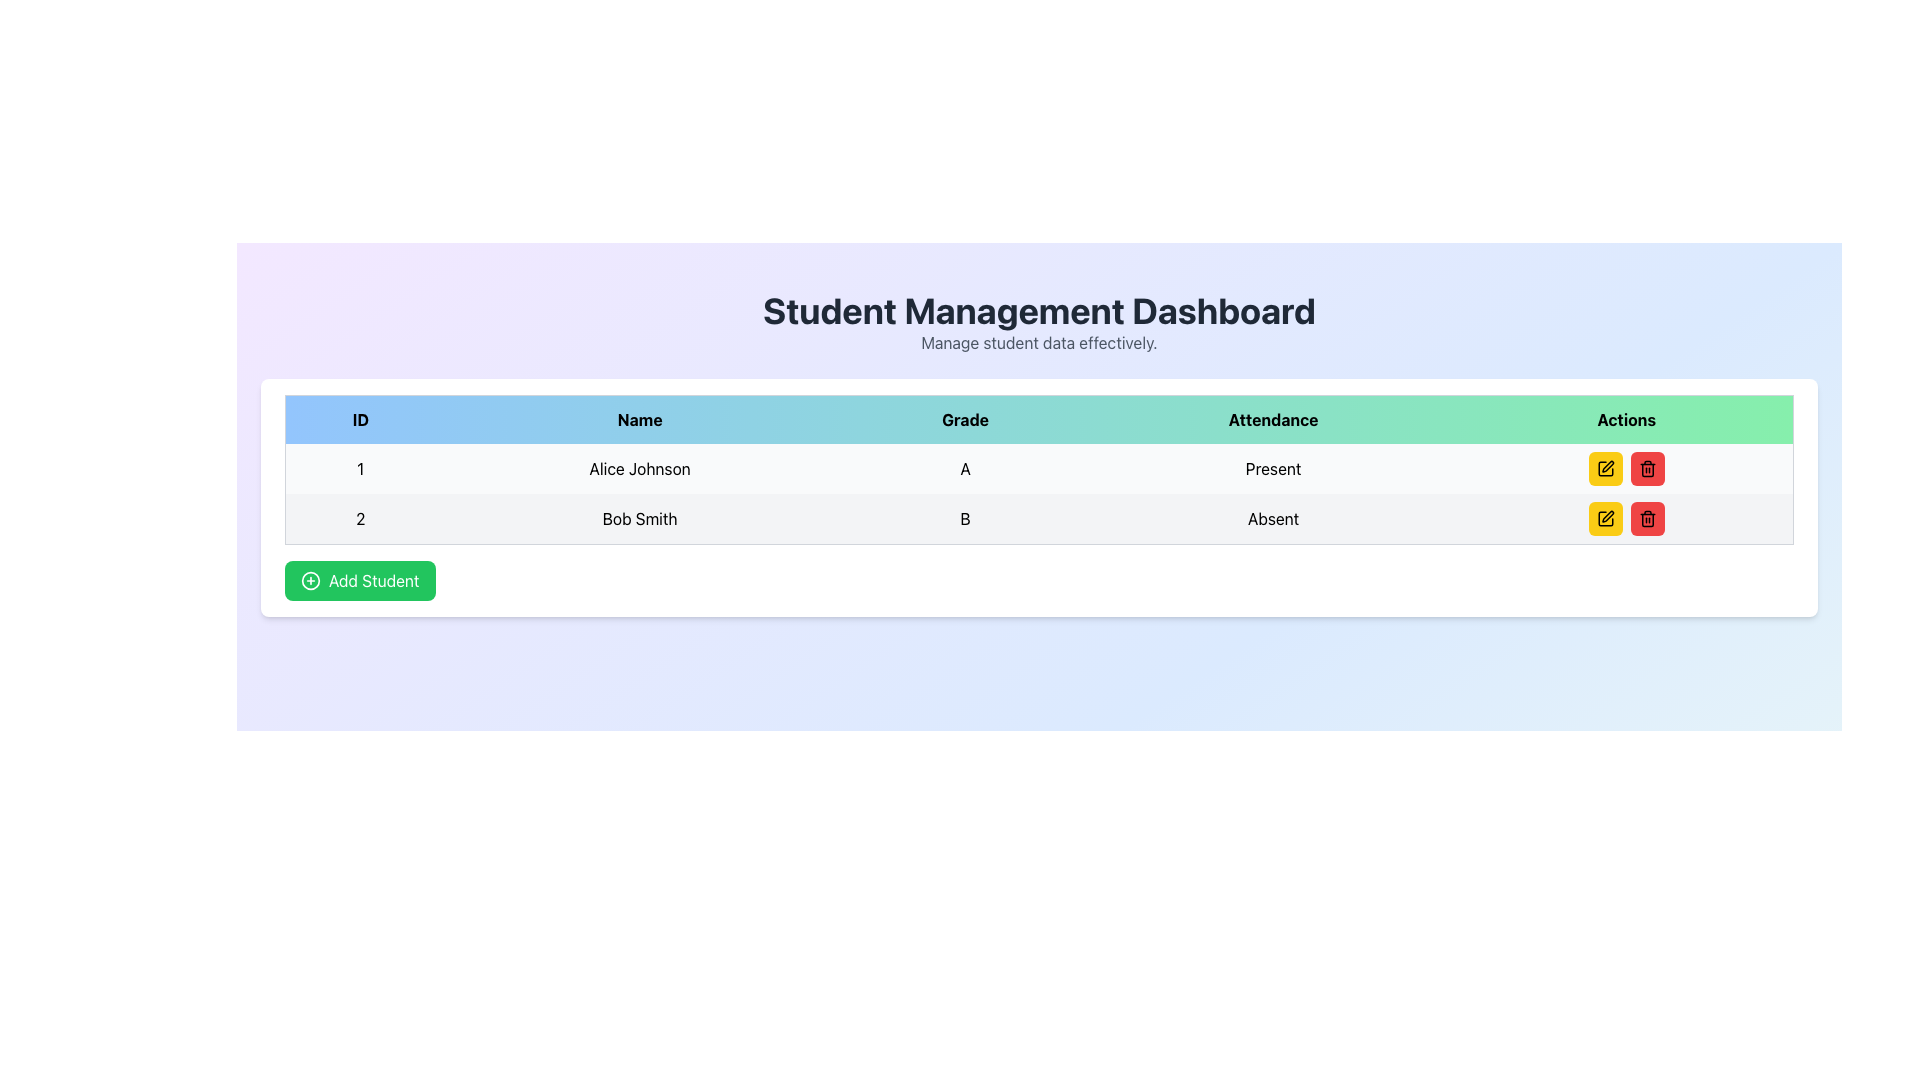 This screenshot has height=1080, width=1920. Describe the element at coordinates (1039, 418) in the screenshot. I see `the Table Header element with a gradient background that reads 'ID, Name, Grade, Attendance, Actions'` at that location.